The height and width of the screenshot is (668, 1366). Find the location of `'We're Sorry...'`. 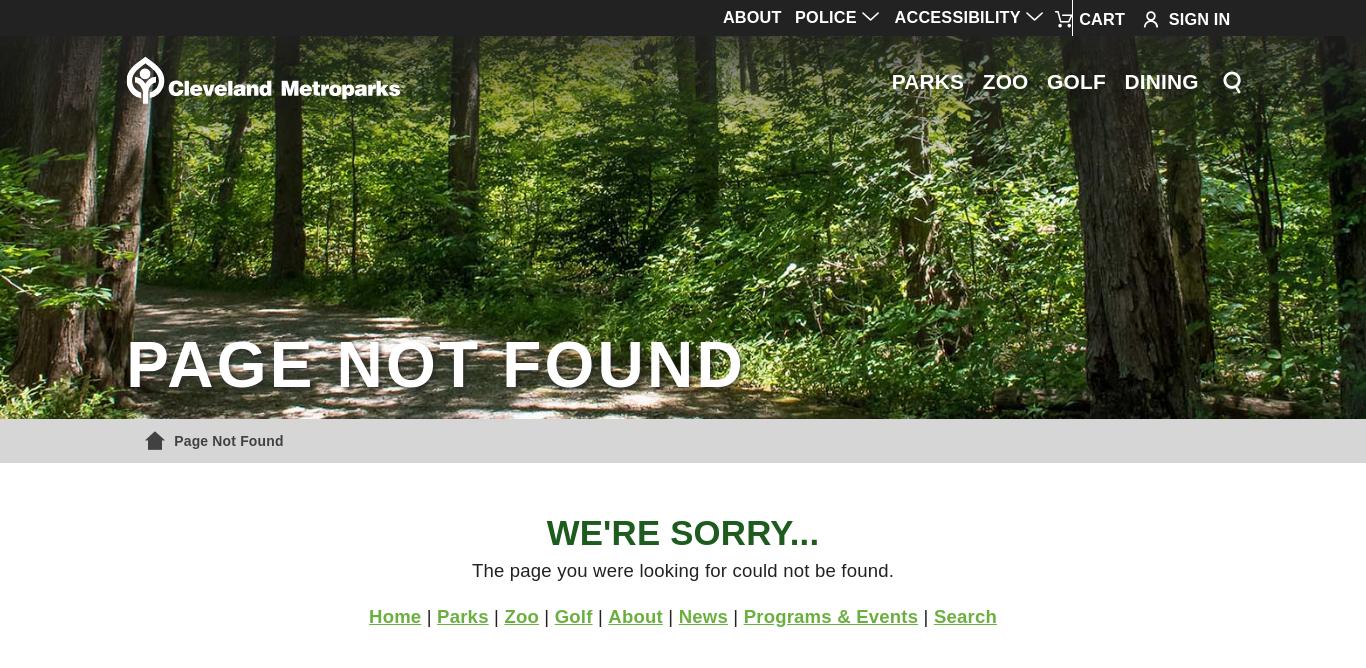

'We're Sorry...' is located at coordinates (681, 532).